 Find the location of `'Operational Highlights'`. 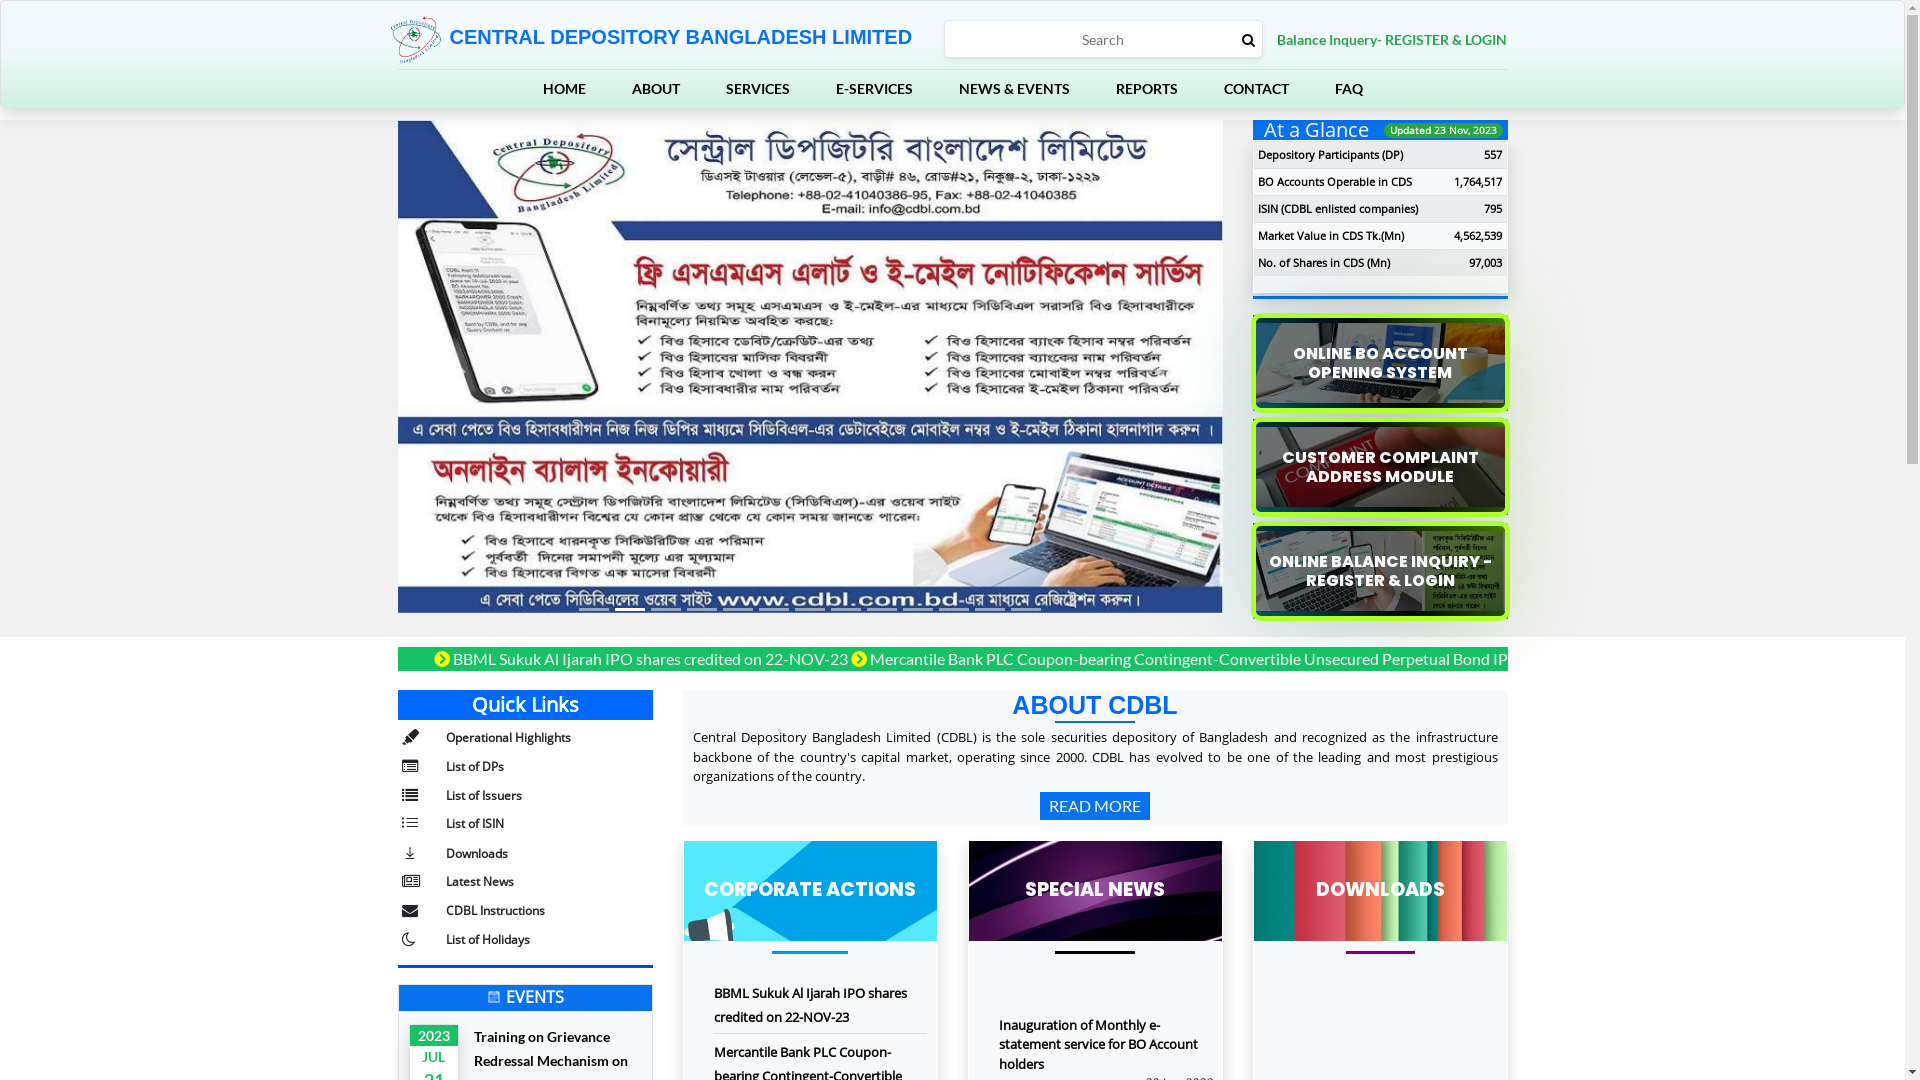

'Operational Highlights' is located at coordinates (445, 737).